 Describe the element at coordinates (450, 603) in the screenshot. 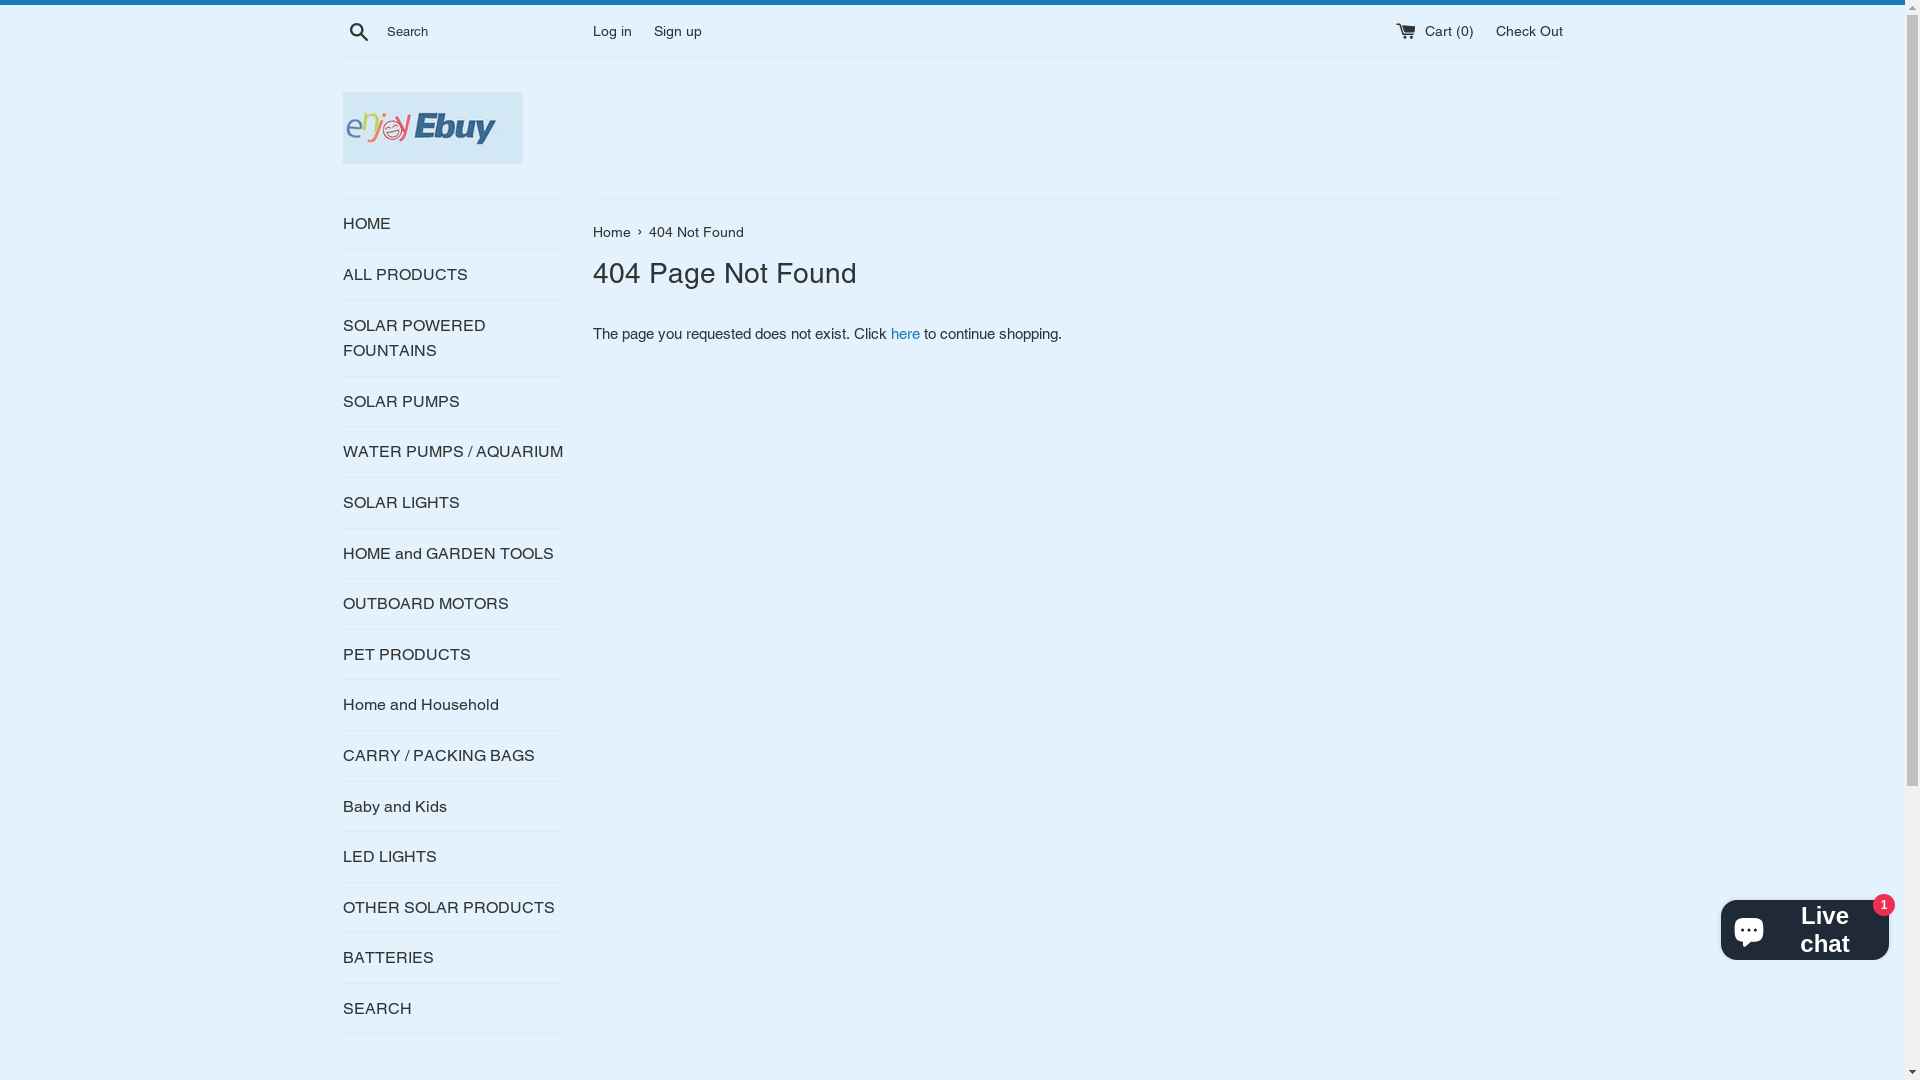

I see `'OUTBOARD MOTORS'` at that location.